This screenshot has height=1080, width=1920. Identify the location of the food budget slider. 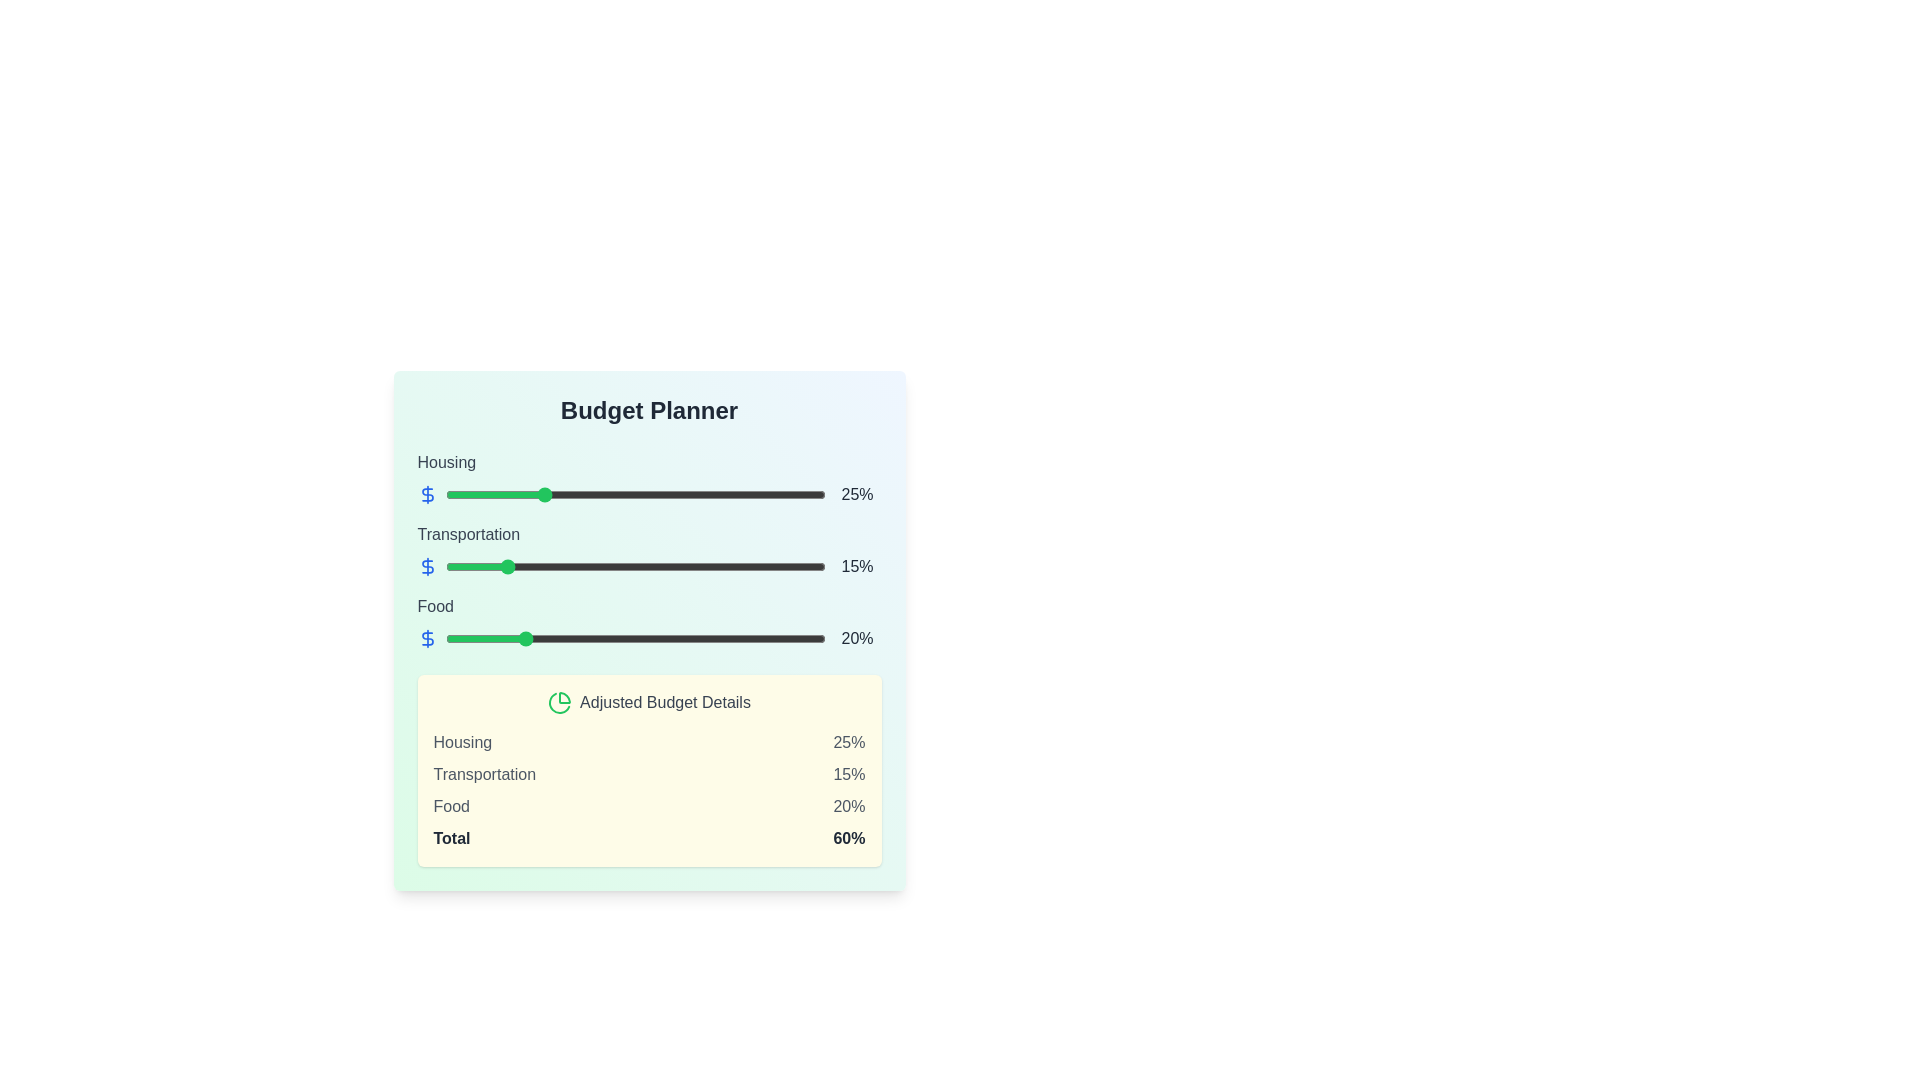
(630, 639).